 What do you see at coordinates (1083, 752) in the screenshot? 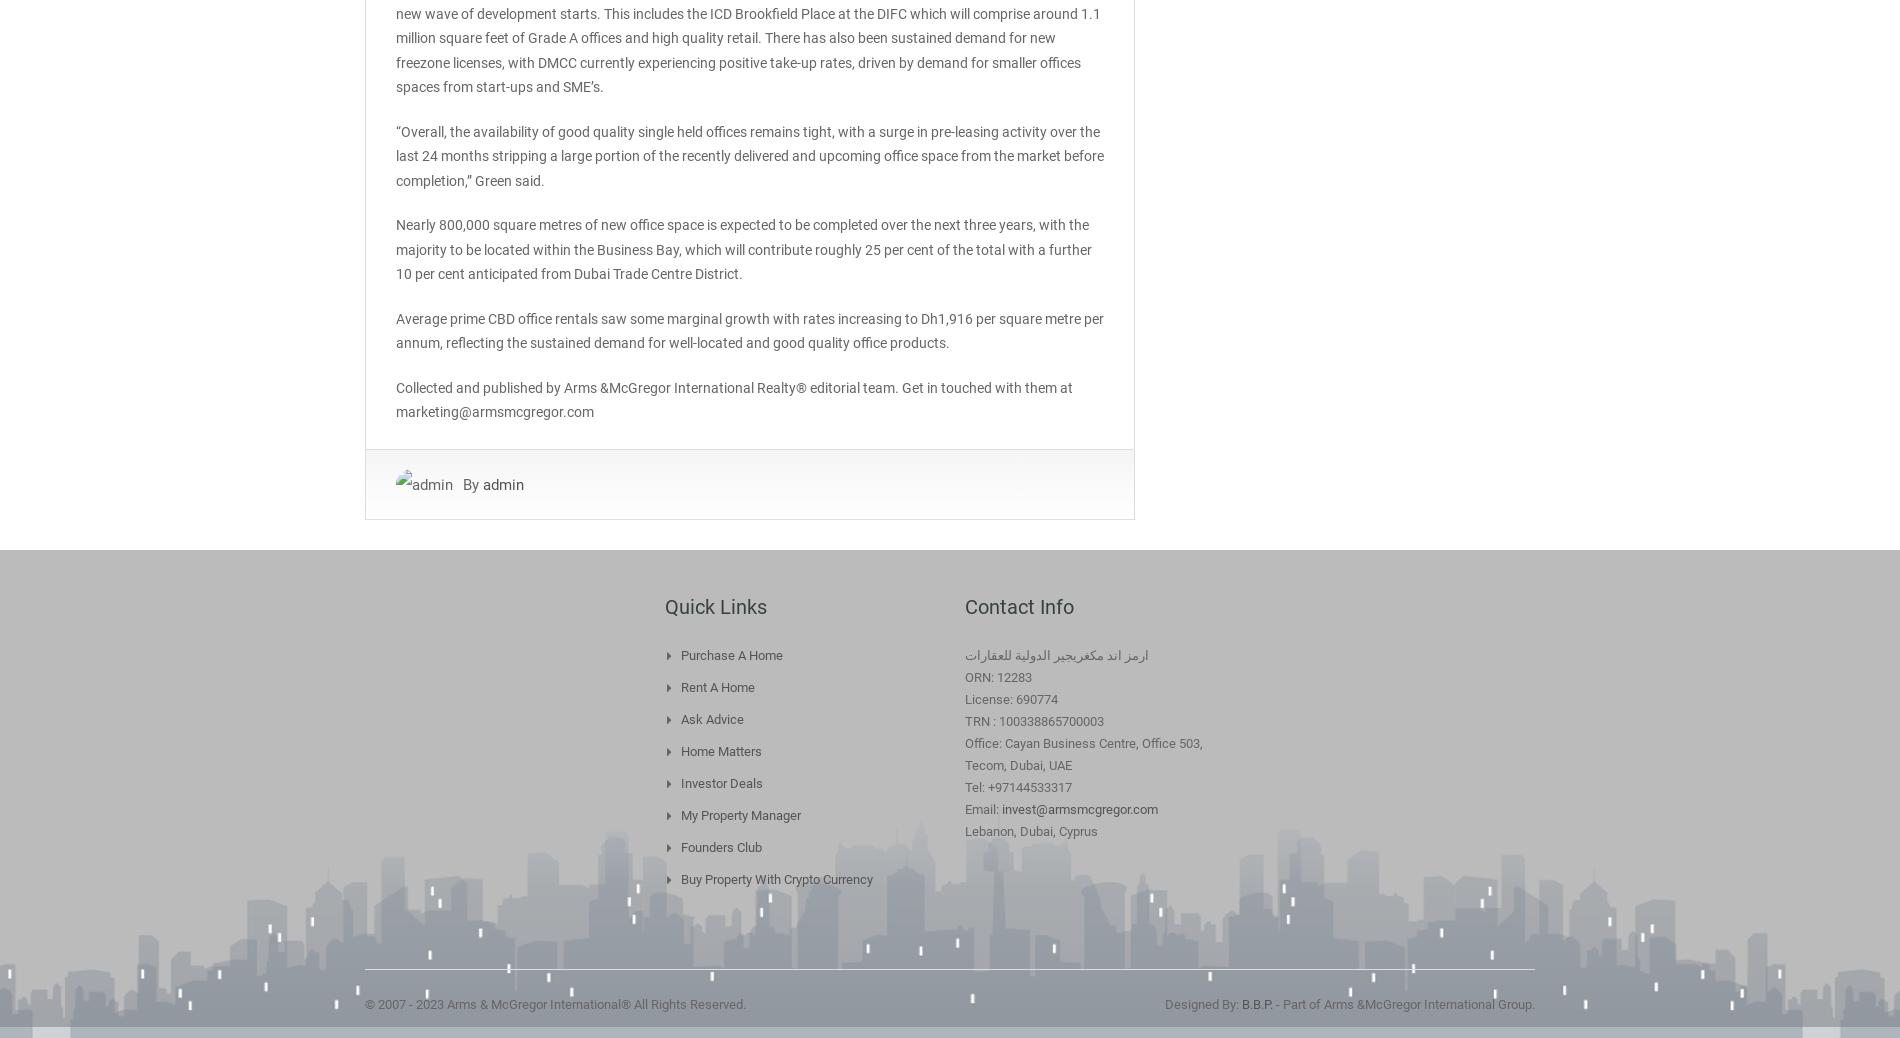
I see `'Office: Cayan Business Centre, Office 503, Tecom, Dubai, UAE'` at bounding box center [1083, 752].